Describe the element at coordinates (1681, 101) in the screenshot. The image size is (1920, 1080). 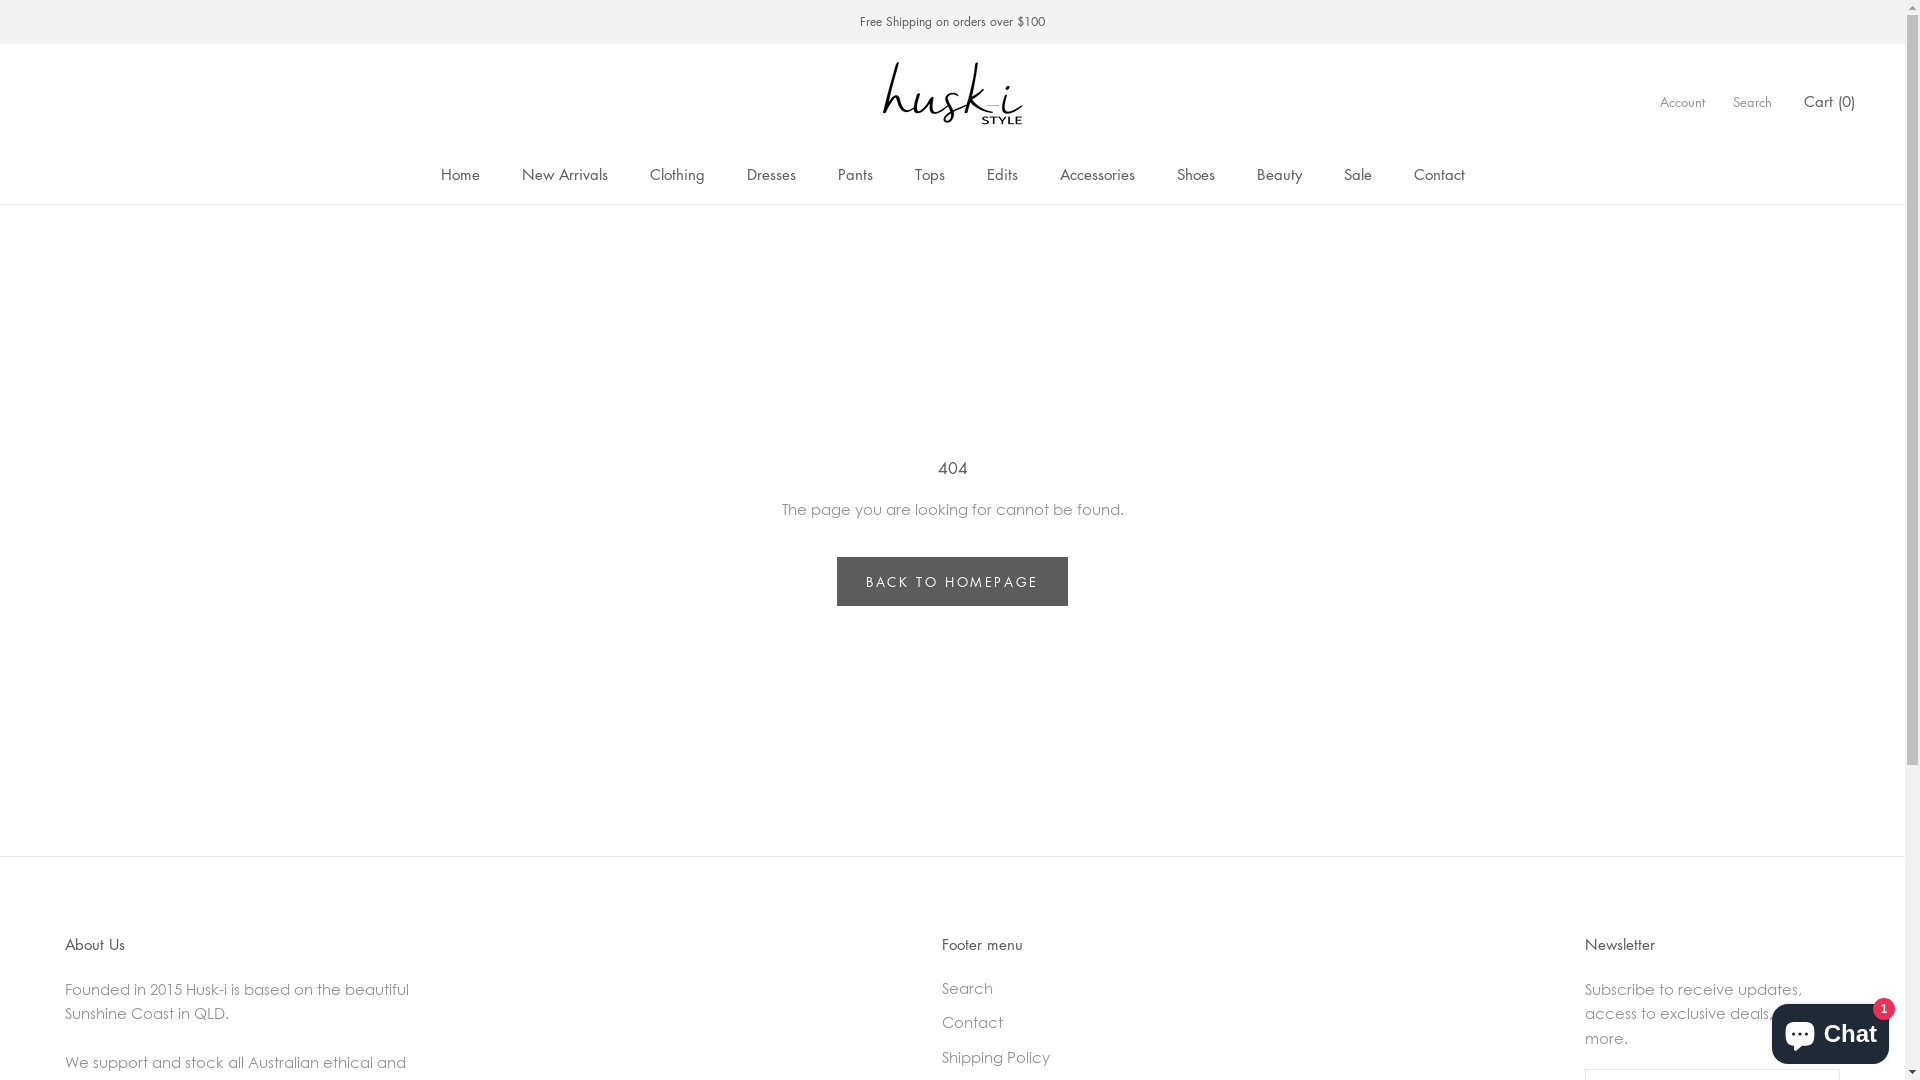
I see `'Account'` at that location.